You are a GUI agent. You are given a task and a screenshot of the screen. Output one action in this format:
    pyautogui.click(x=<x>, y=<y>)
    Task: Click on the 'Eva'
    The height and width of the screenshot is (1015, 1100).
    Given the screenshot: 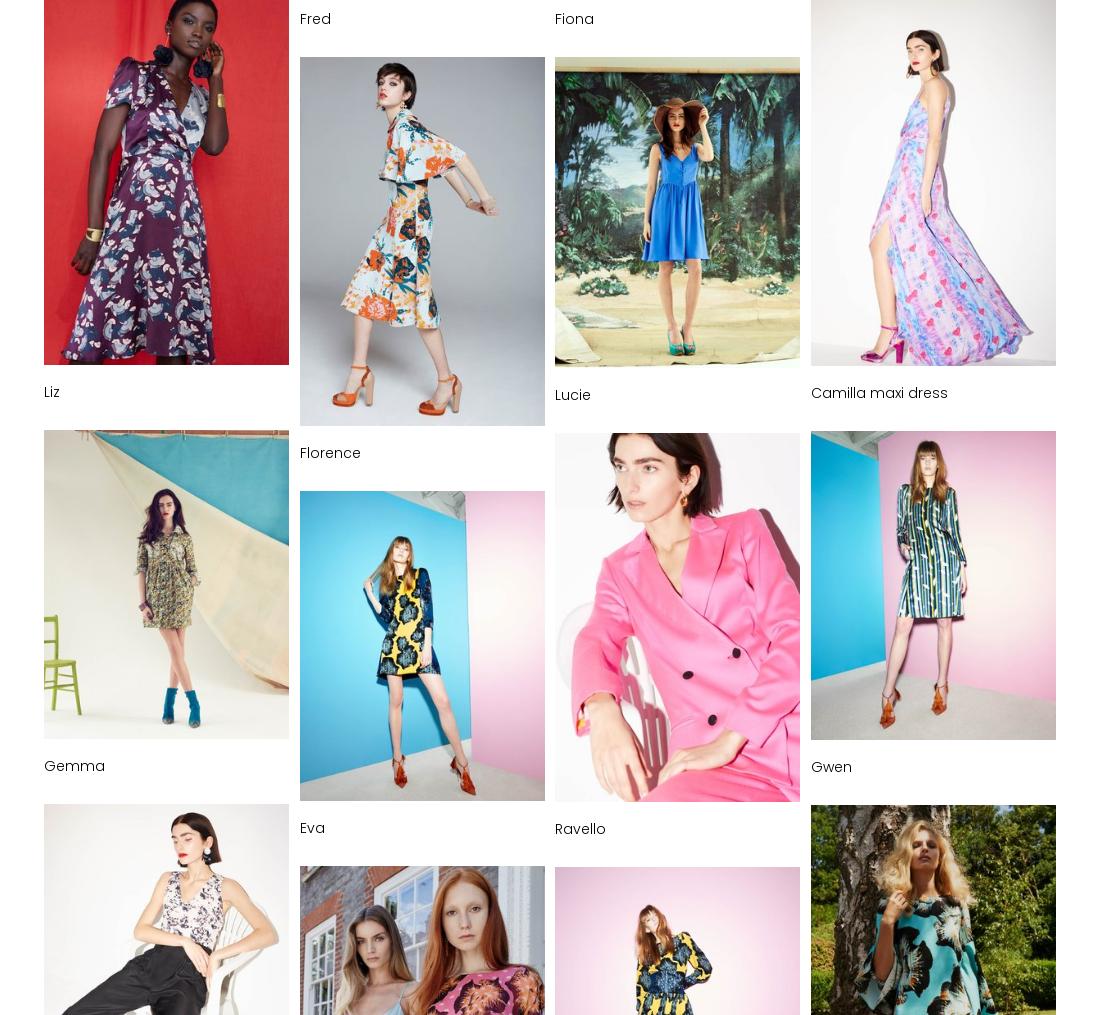 What is the action you would take?
    pyautogui.click(x=311, y=828)
    